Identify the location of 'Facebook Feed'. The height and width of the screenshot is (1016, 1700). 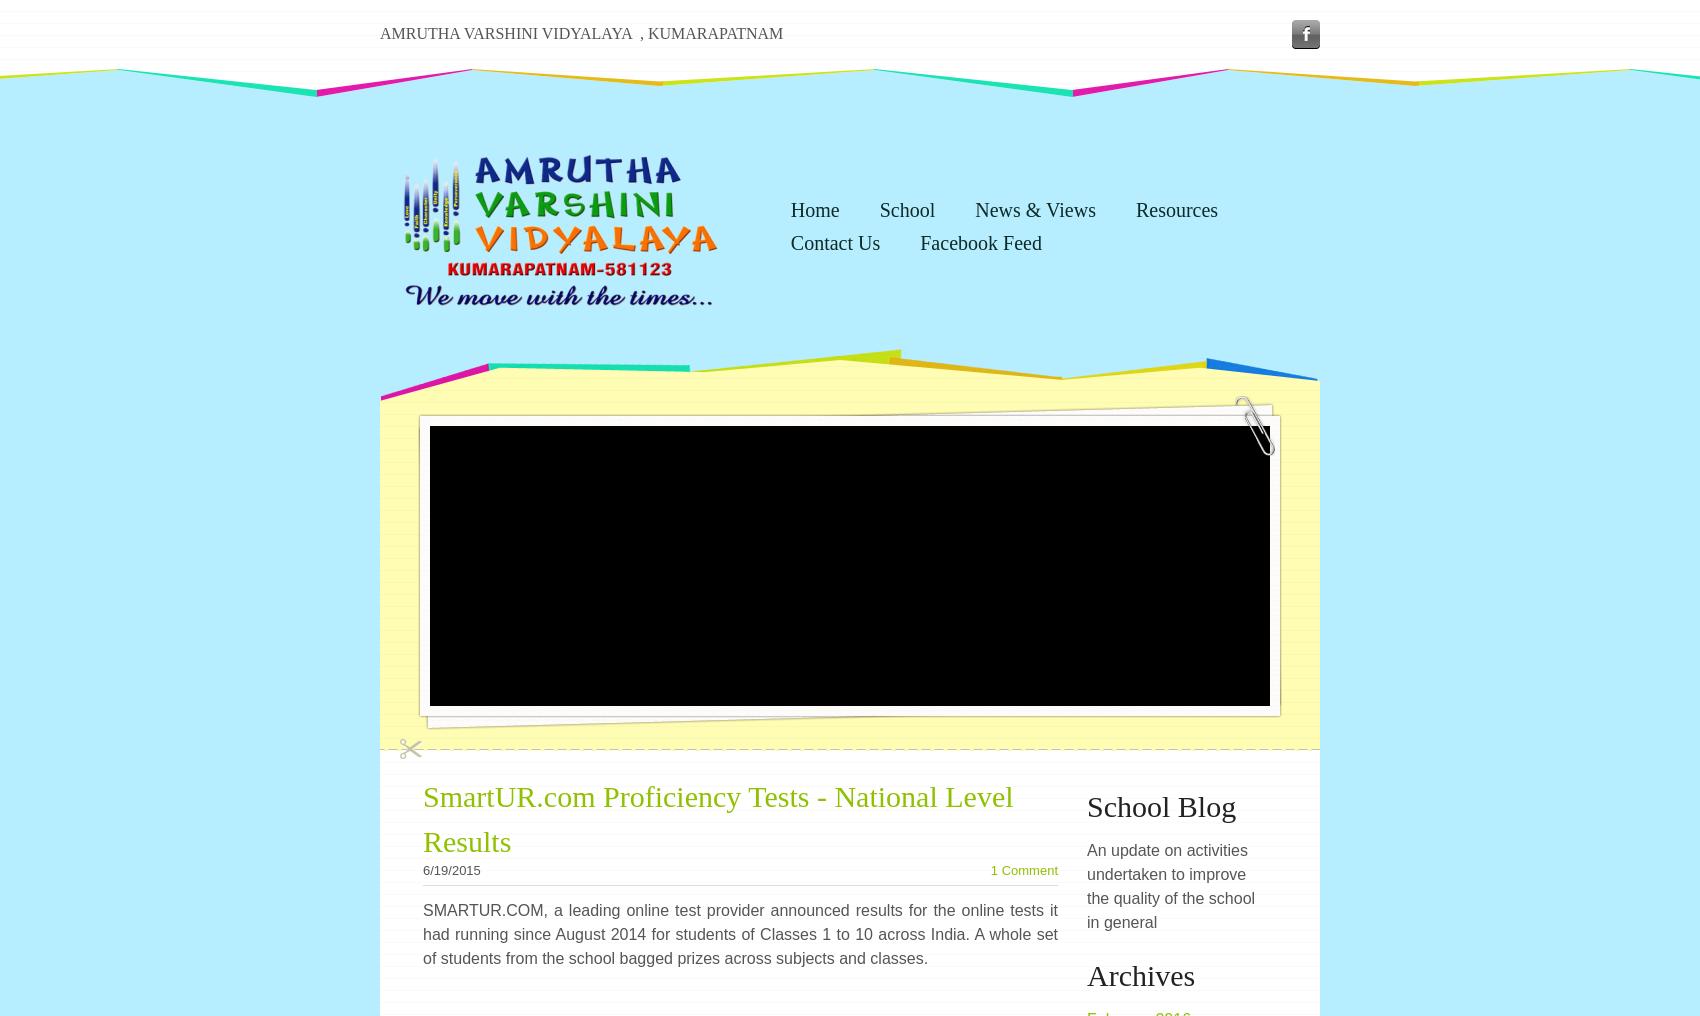
(920, 242).